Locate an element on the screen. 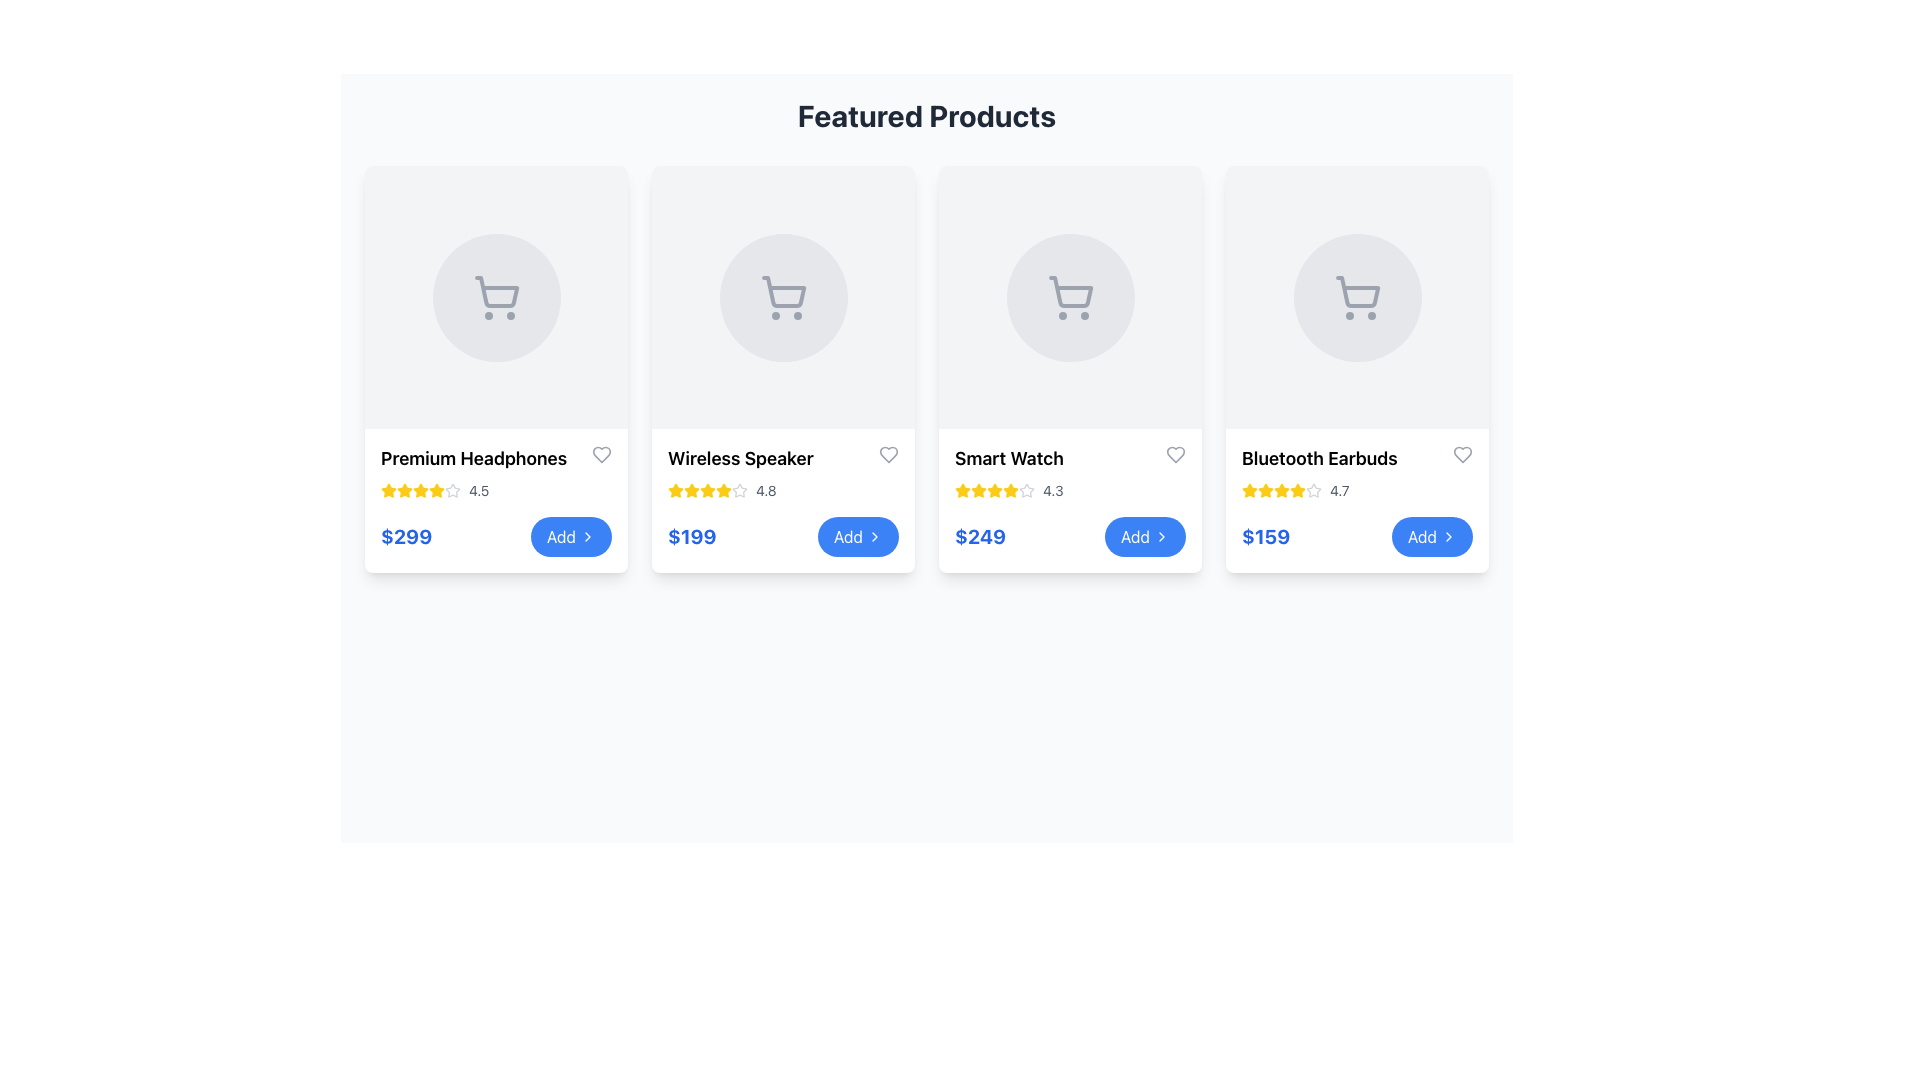  the rightward-pointing chevron arrow icon located within the 'Add' button of the 'Smart Watch' card, which indicates adding an item is located at coordinates (1161, 535).